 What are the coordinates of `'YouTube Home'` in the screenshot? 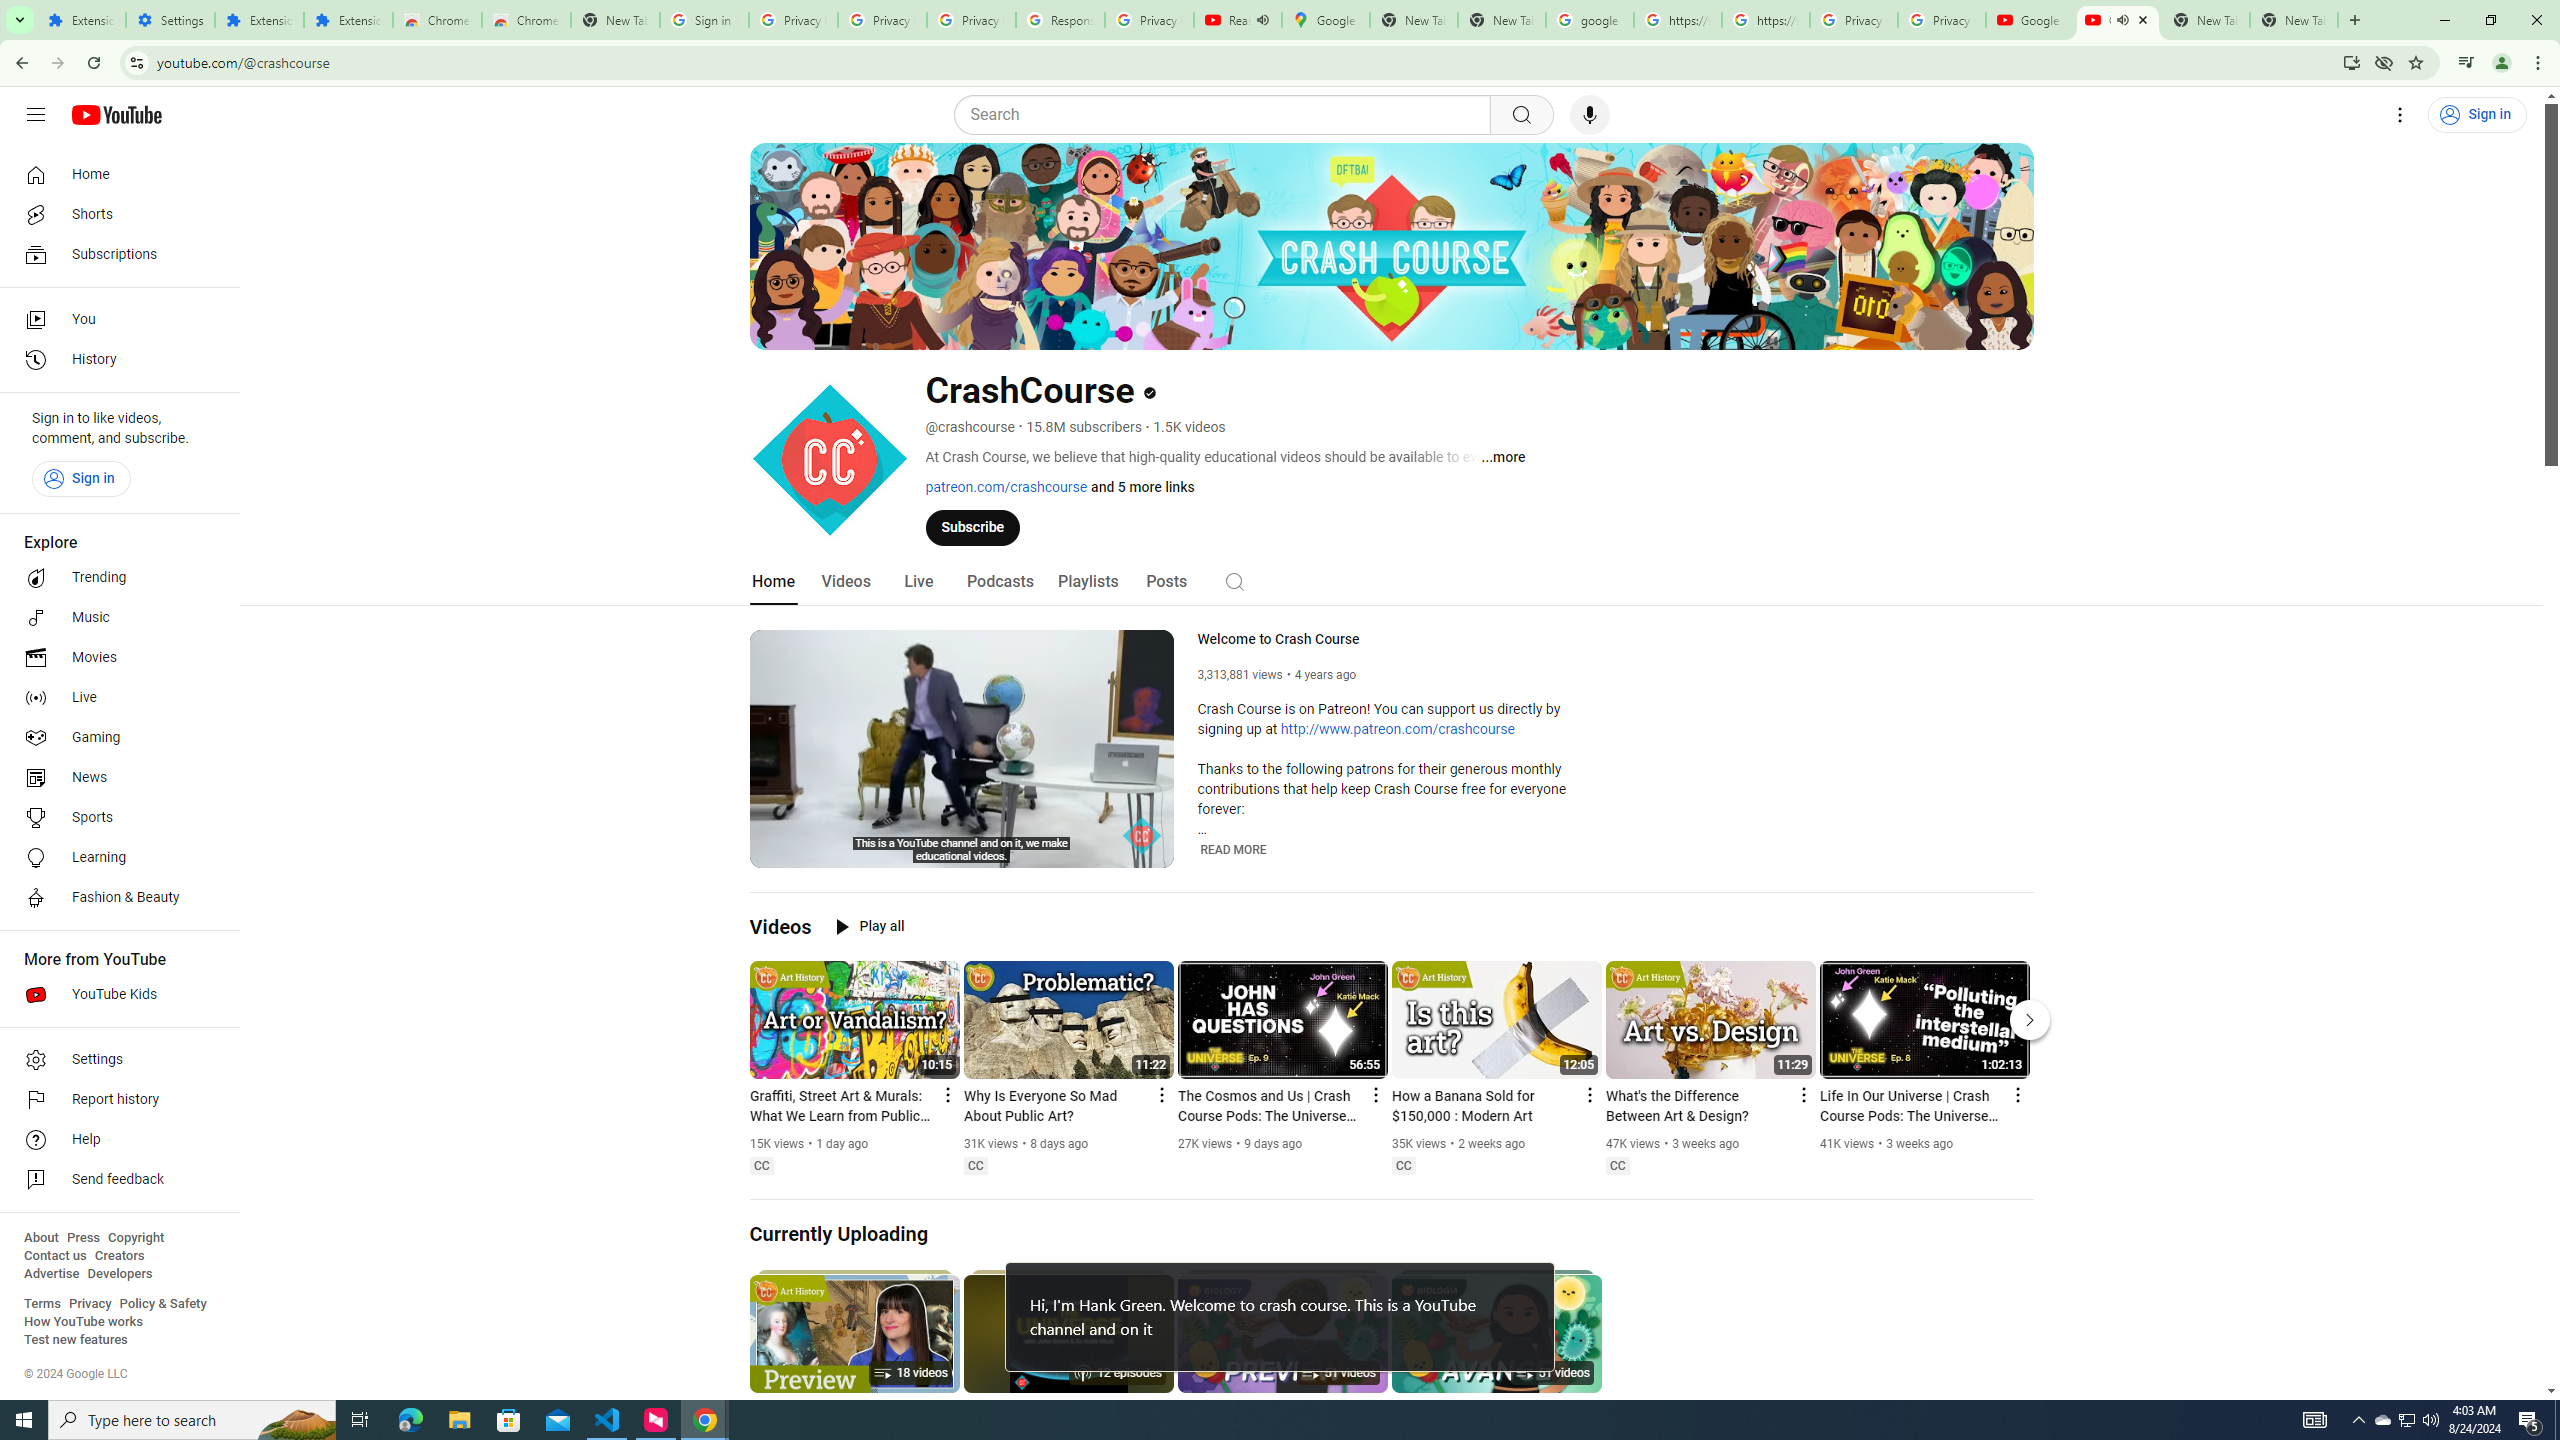 It's located at (115, 114).